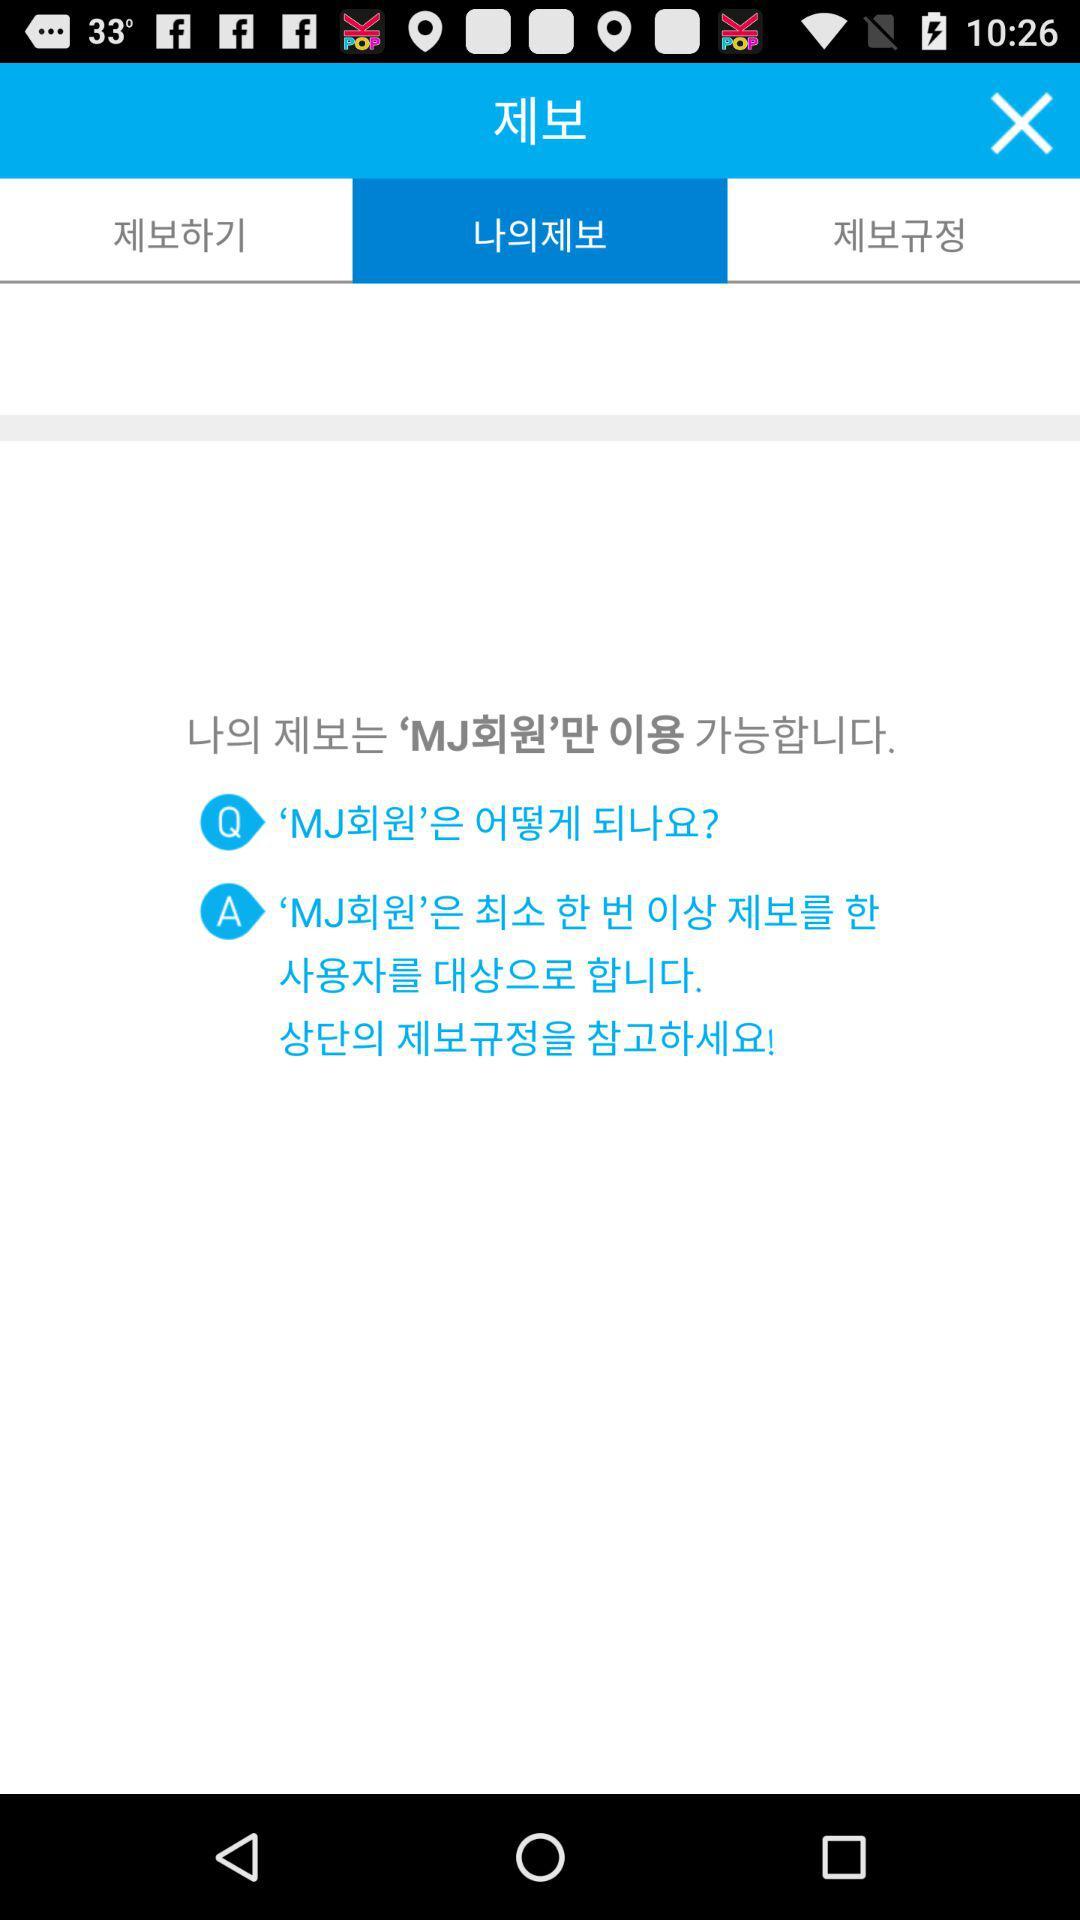 This screenshot has width=1080, height=1920. I want to click on the close icon, so click(1022, 131).